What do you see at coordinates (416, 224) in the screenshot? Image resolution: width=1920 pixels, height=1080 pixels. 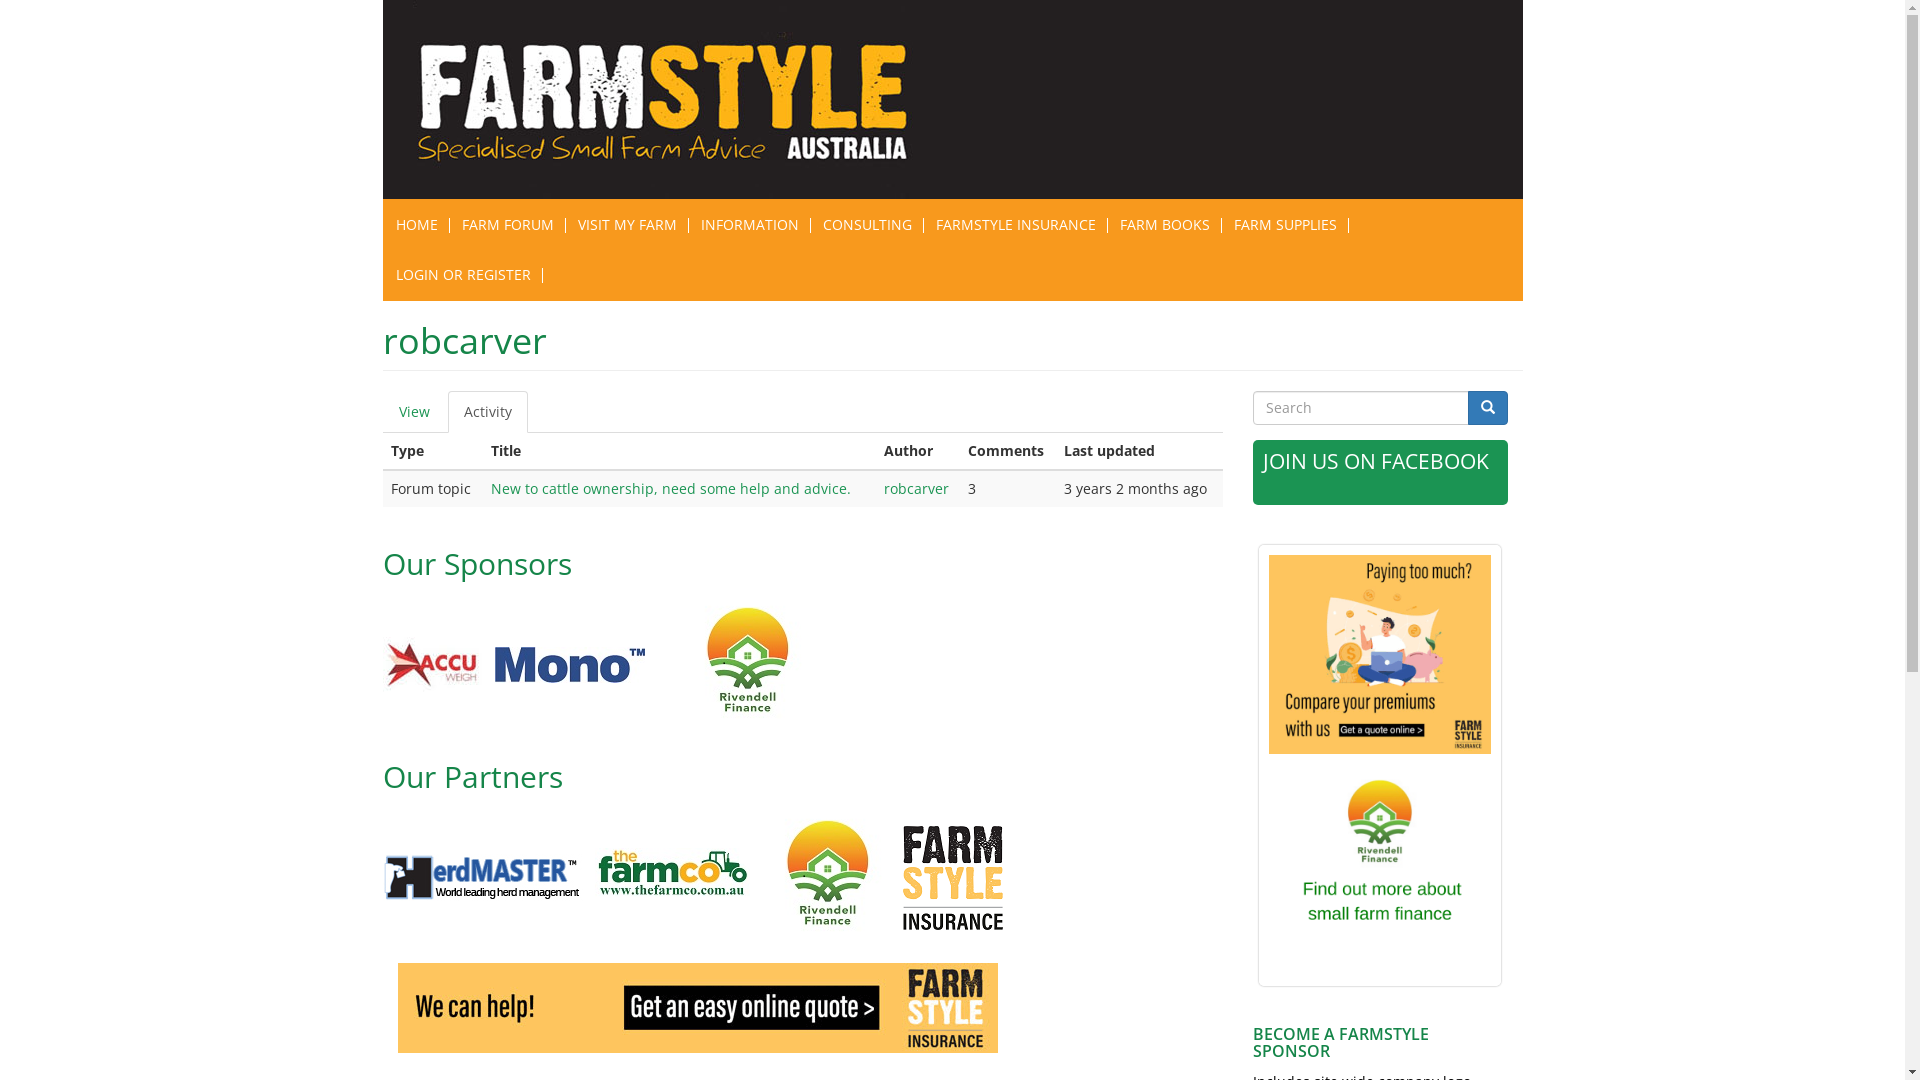 I see `'HOME'` at bounding box center [416, 224].